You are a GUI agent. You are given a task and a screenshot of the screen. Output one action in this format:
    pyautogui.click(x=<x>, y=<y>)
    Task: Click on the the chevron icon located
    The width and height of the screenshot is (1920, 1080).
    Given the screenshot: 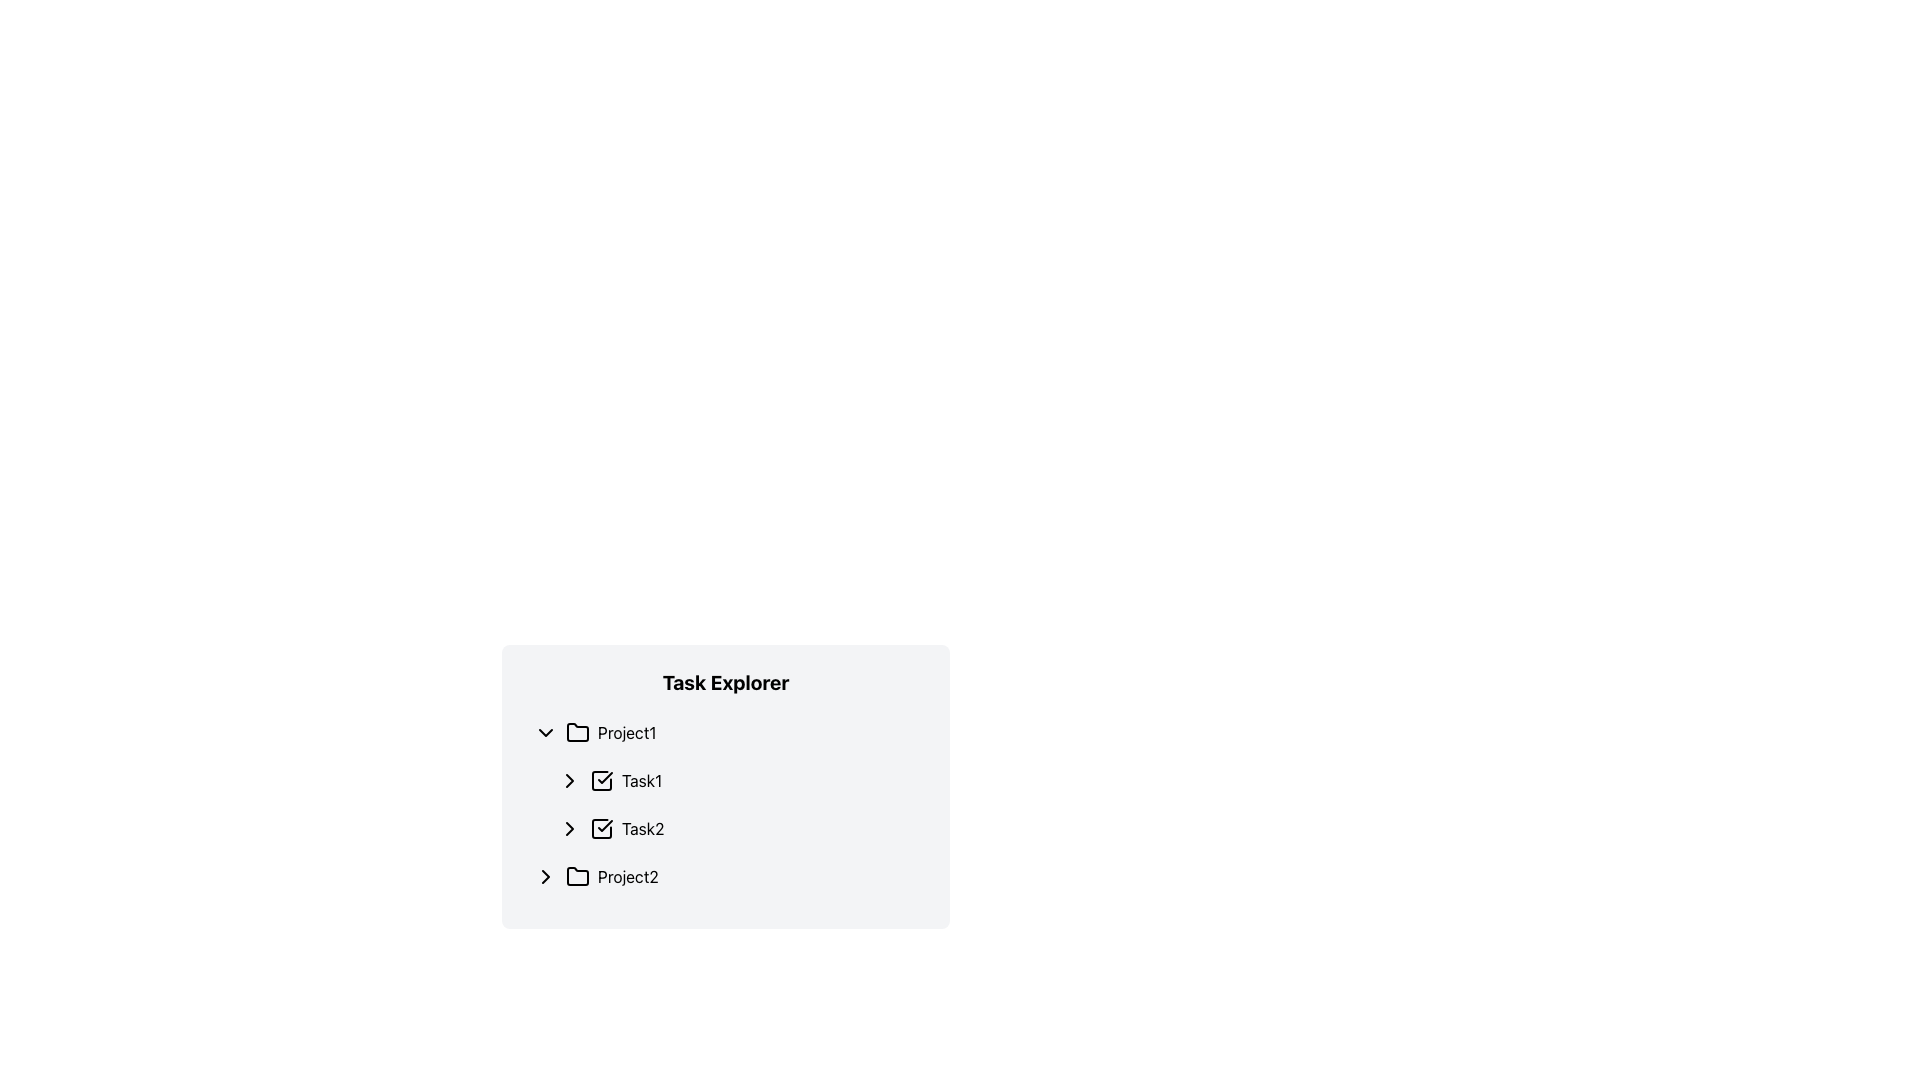 What is the action you would take?
    pyautogui.click(x=569, y=829)
    